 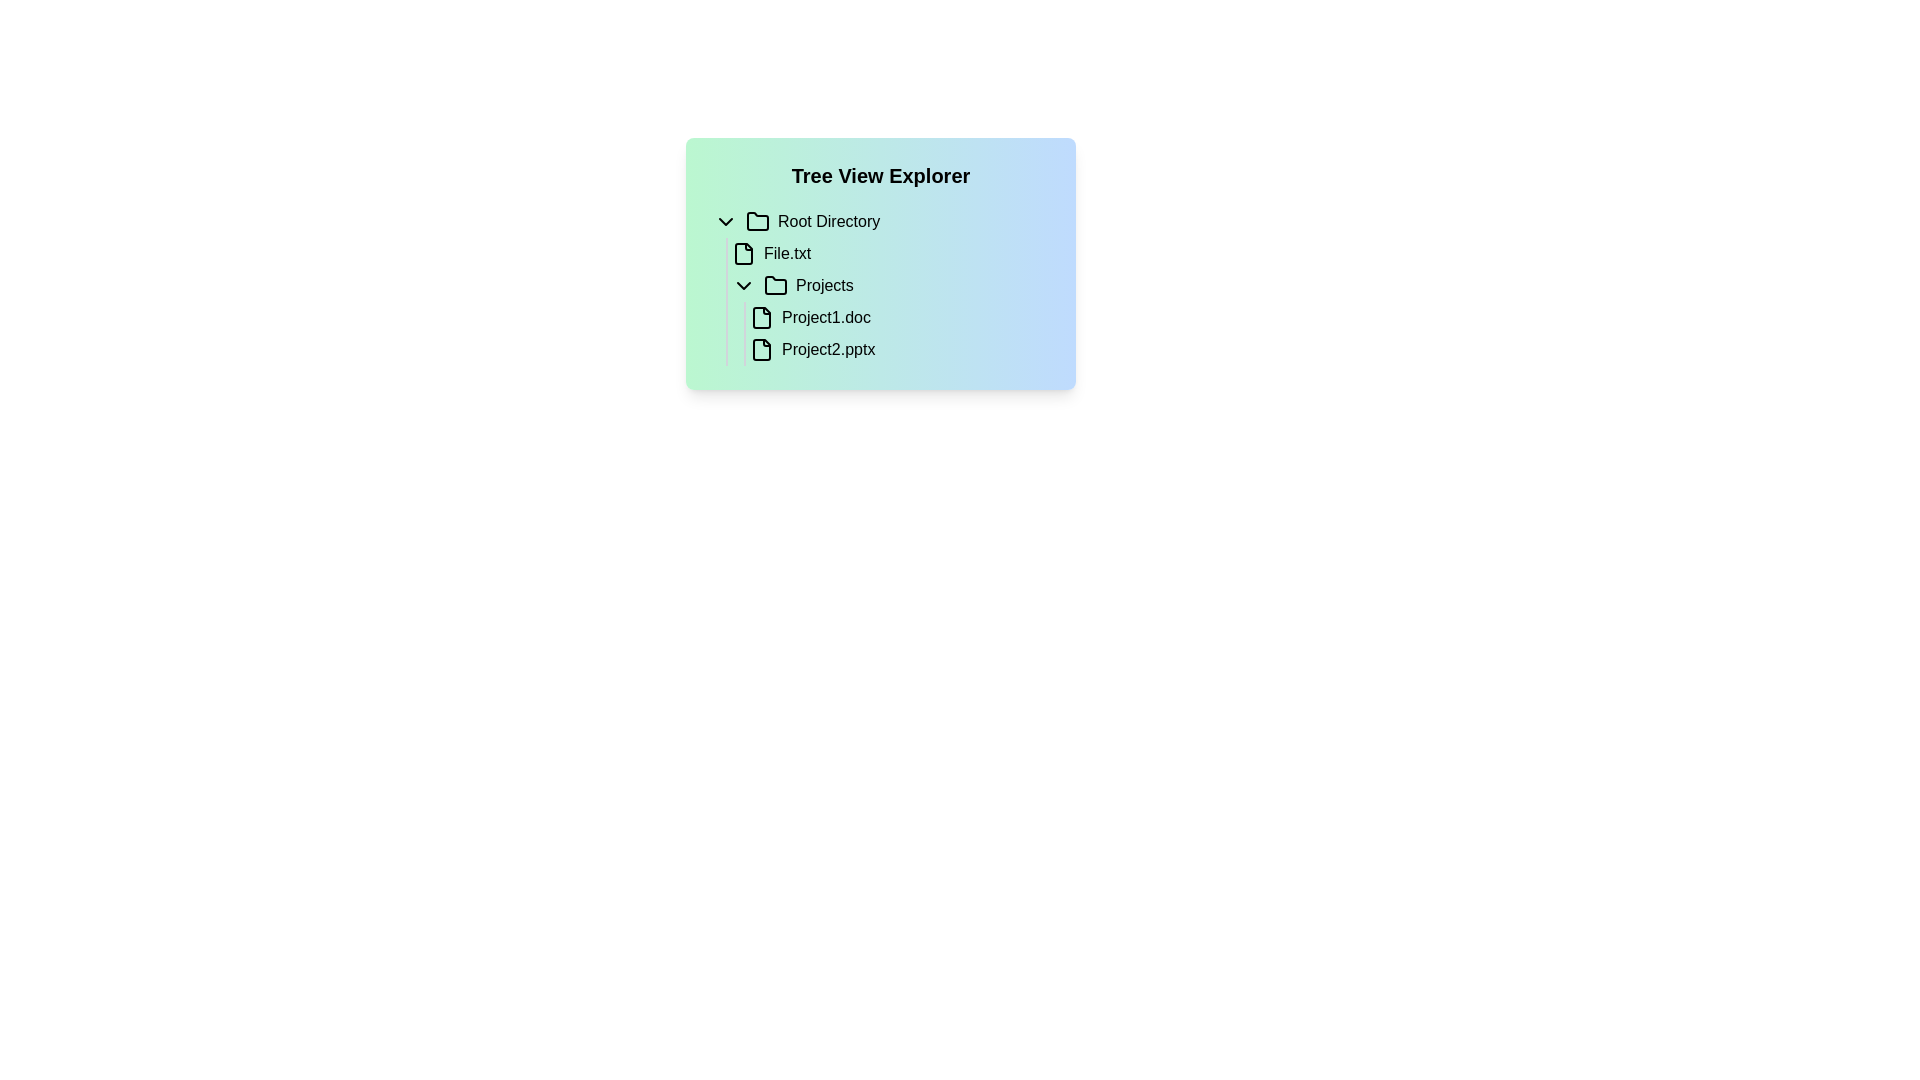 What do you see at coordinates (887, 301) in the screenshot?
I see `the 'Projects' subdirectory under 'File.txt' in the 'Root Directory' section` at bounding box center [887, 301].